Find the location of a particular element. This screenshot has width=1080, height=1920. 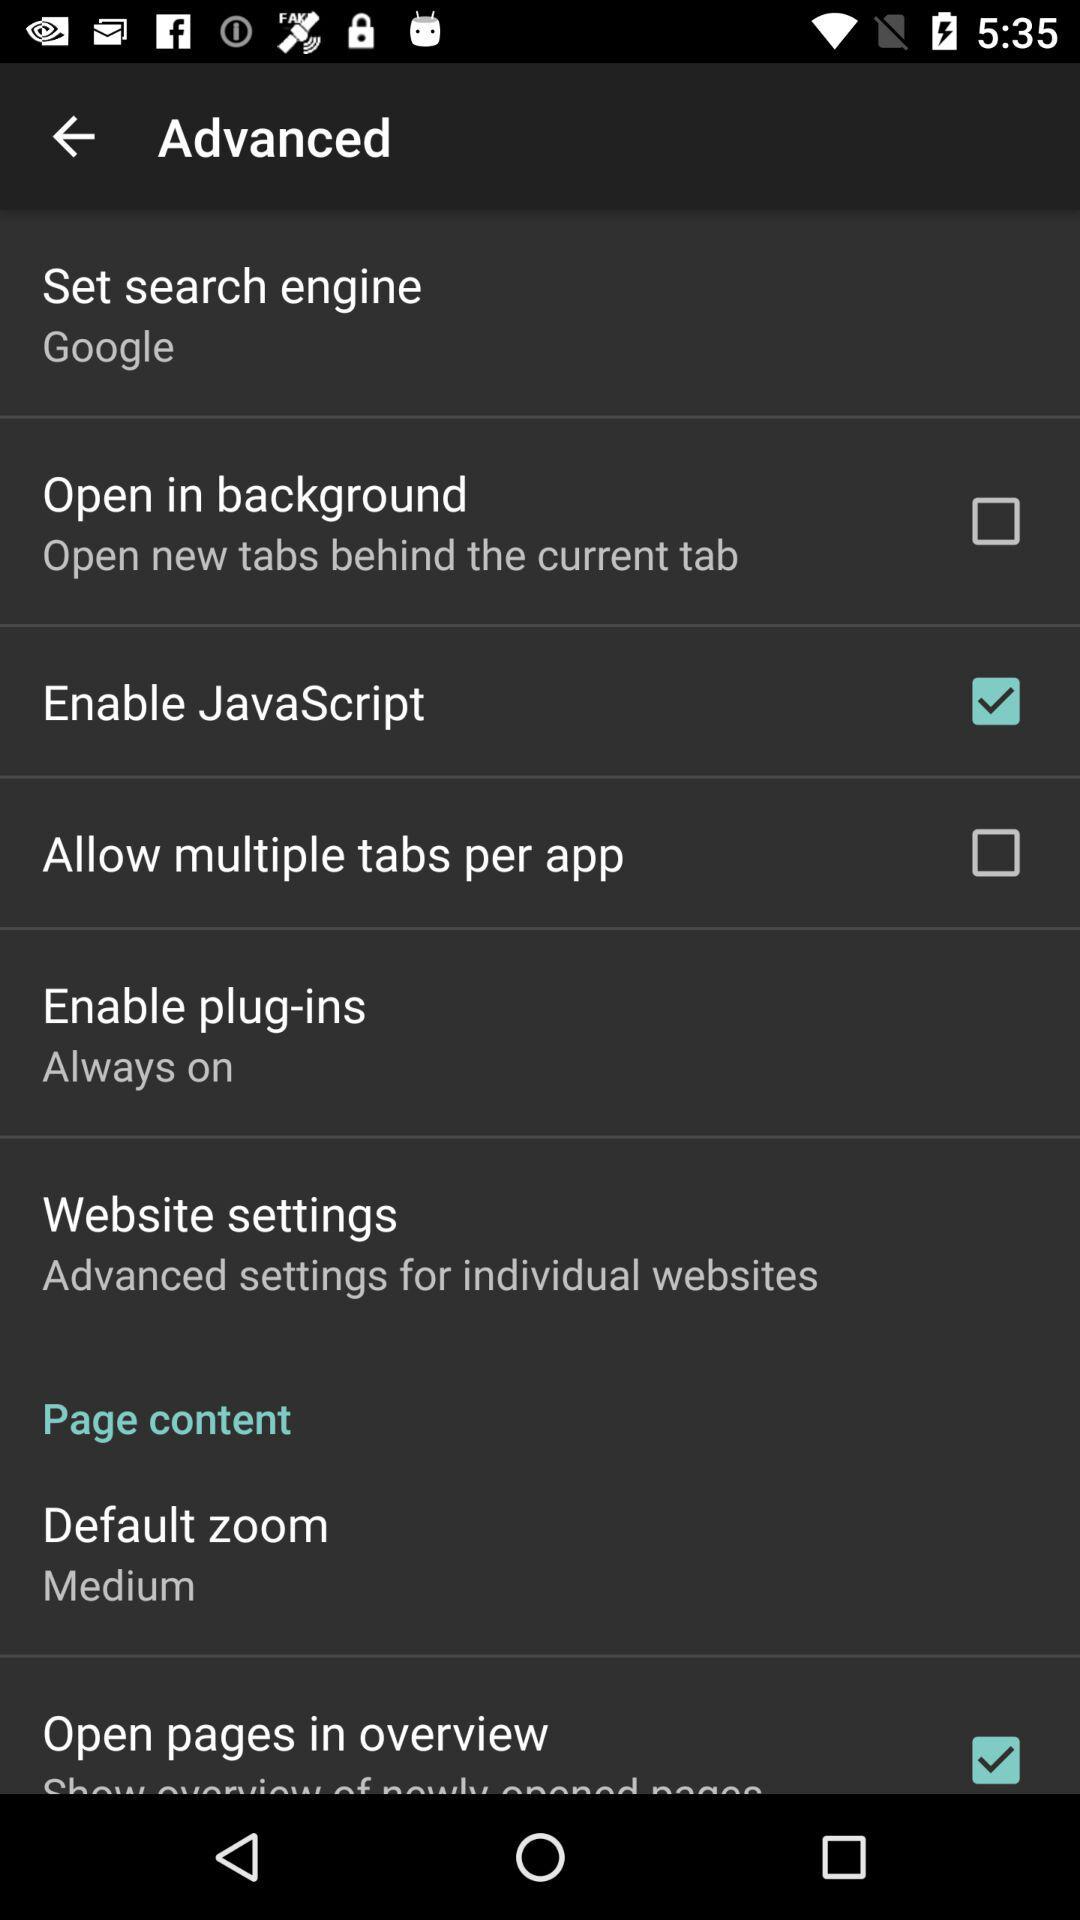

the google icon is located at coordinates (108, 345).